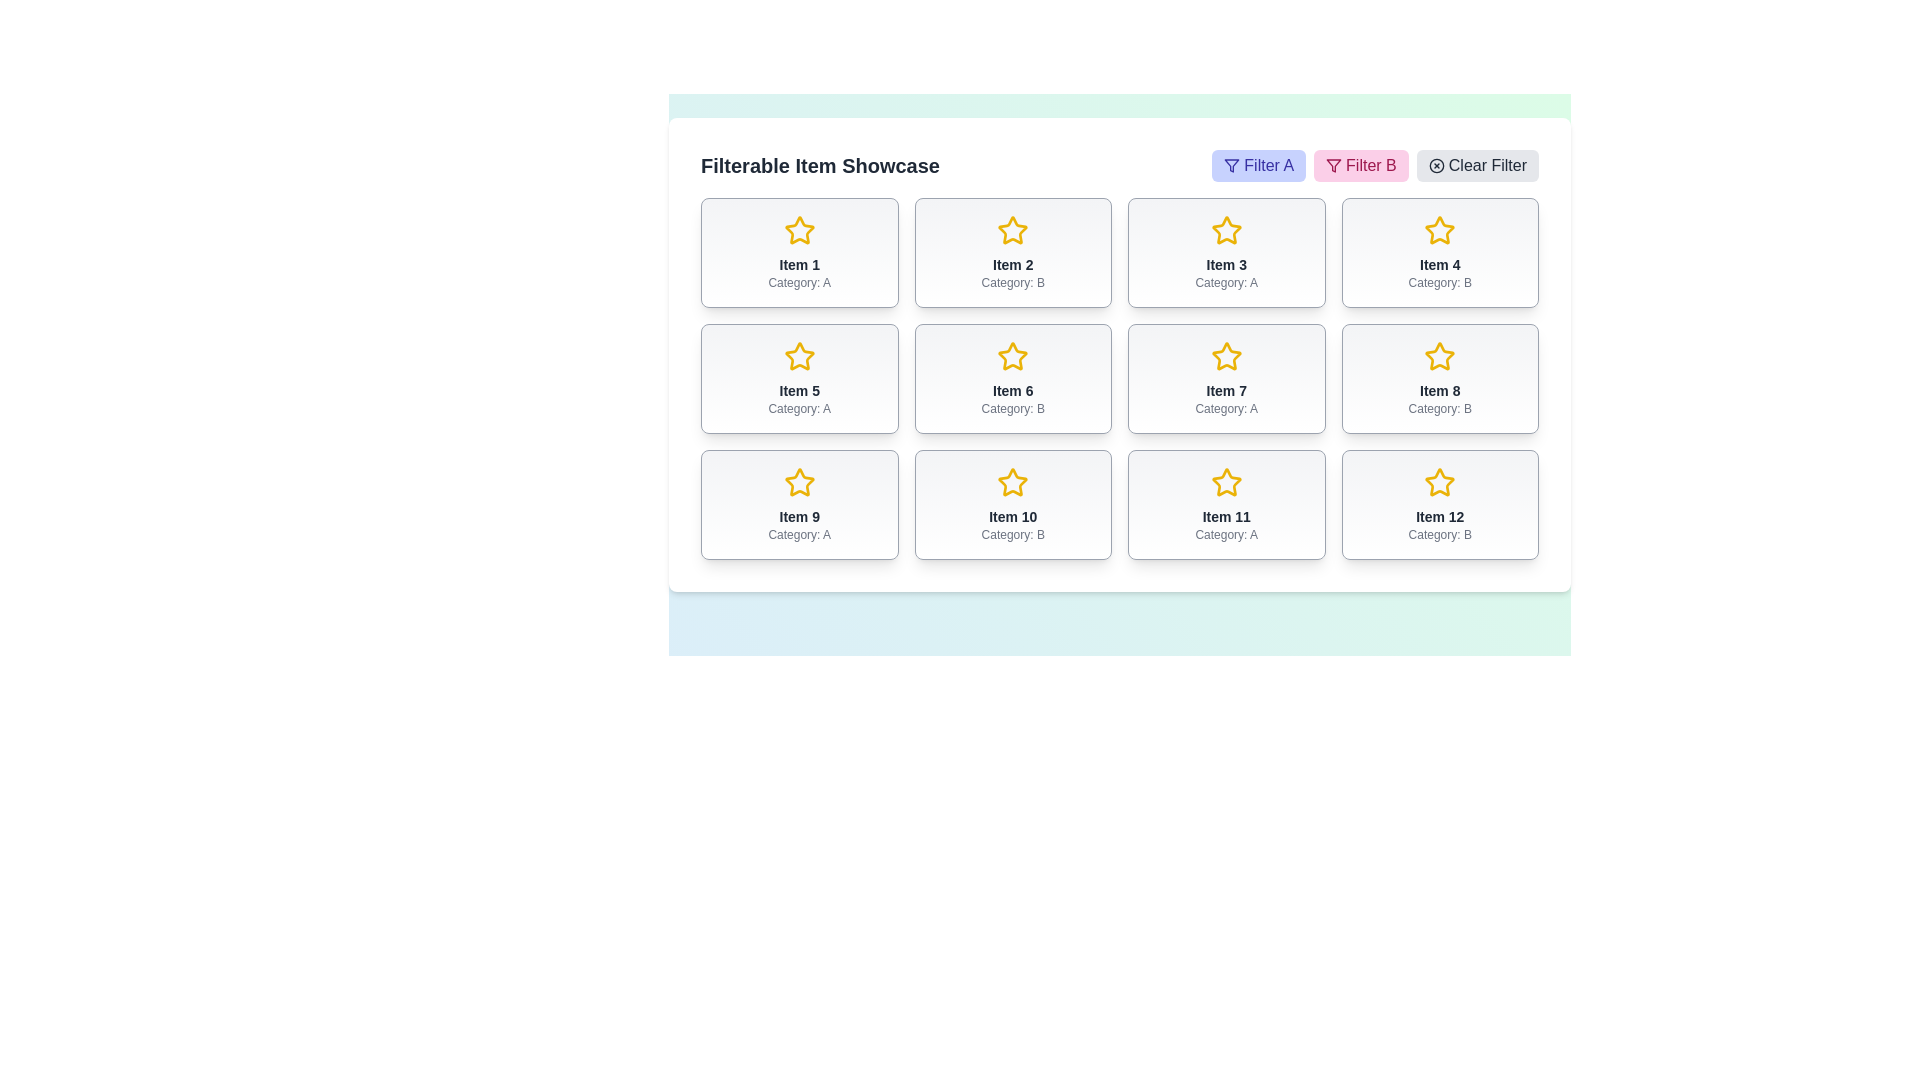  What do you see at coordinates (1231, 164) in the screenshot?
I see `the downward-facing triangle icon within the 'Filter B' button` at bounding box center [1231, 164].